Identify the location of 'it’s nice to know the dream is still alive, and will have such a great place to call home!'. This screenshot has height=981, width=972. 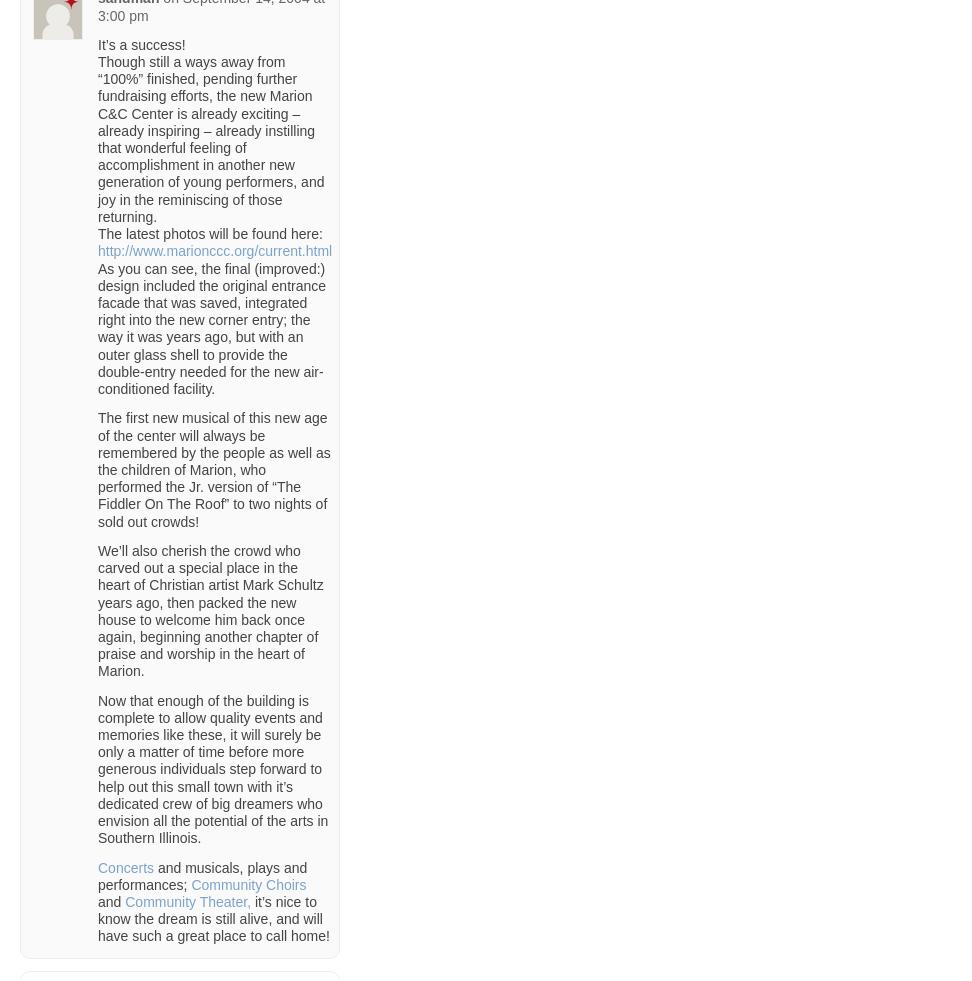
(212, 919).